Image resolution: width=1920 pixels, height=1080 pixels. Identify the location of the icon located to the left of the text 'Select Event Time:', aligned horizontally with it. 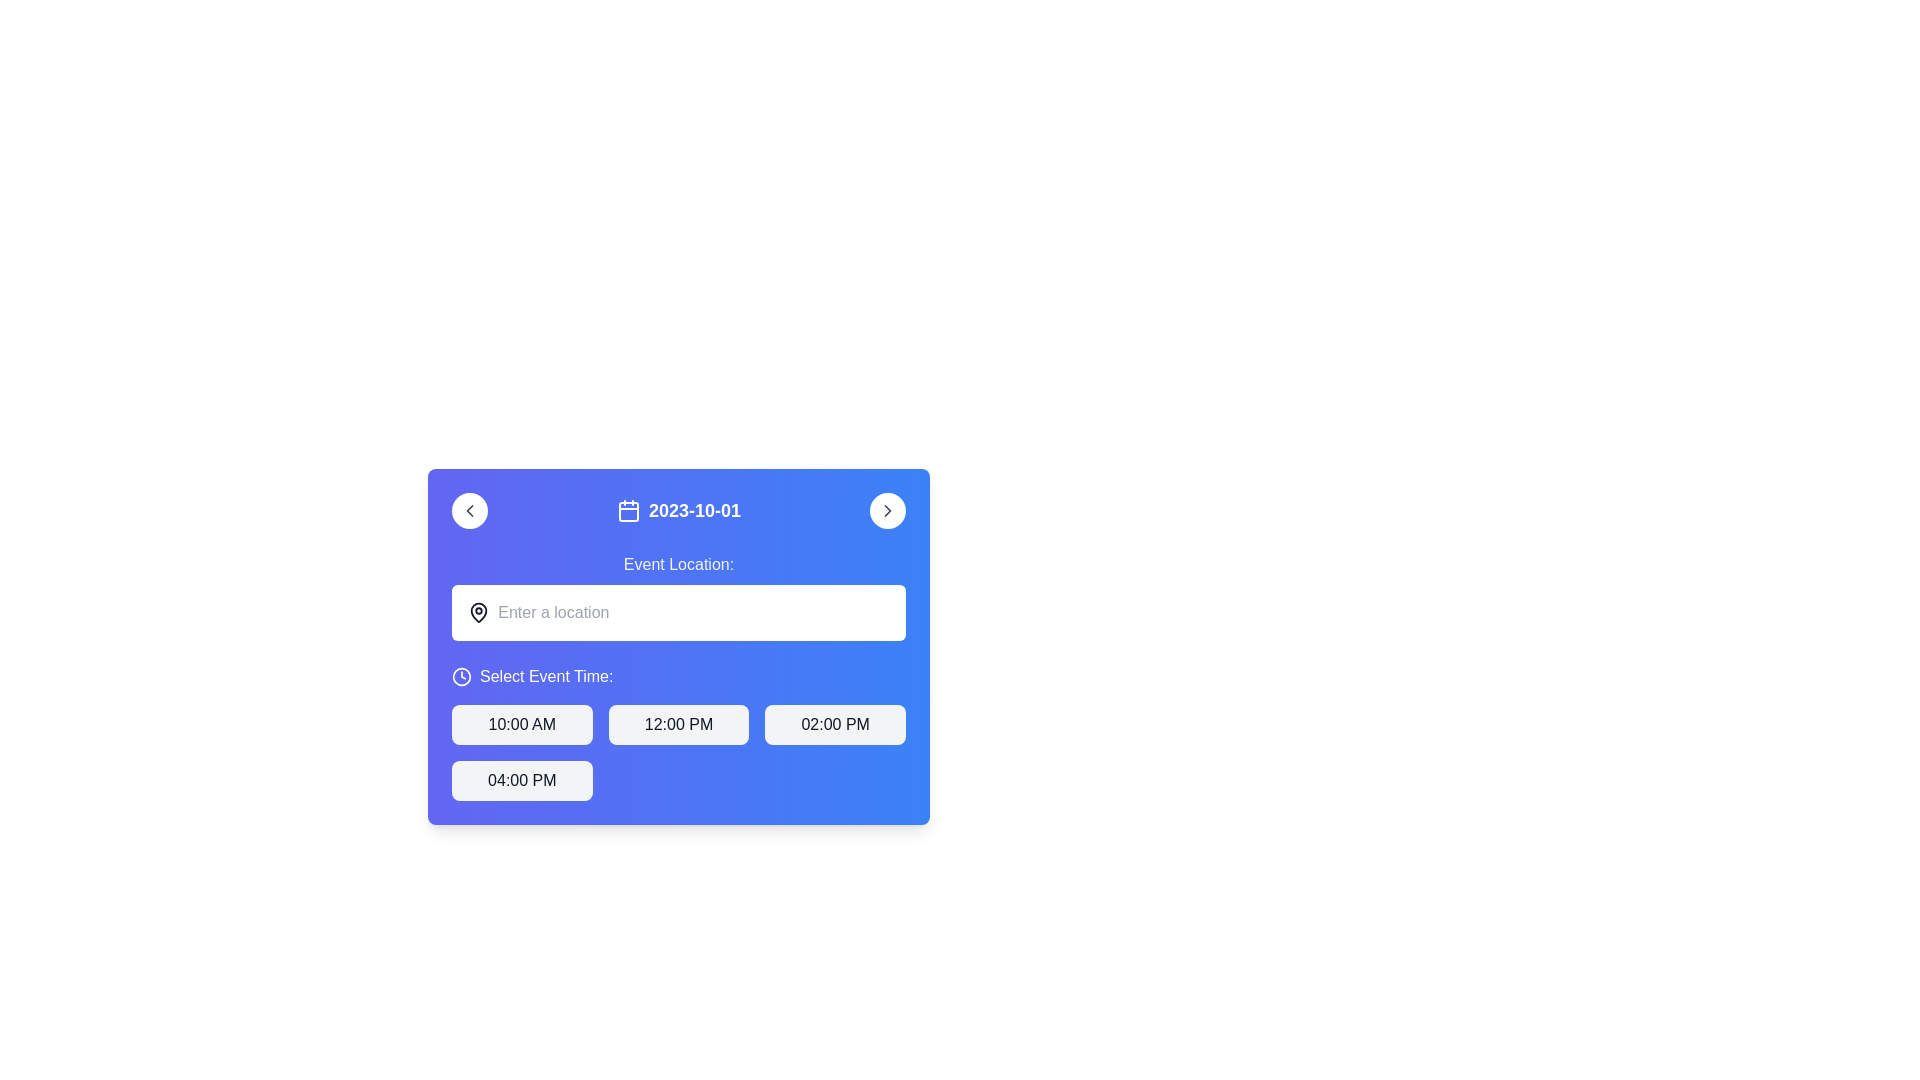
(460, 676).